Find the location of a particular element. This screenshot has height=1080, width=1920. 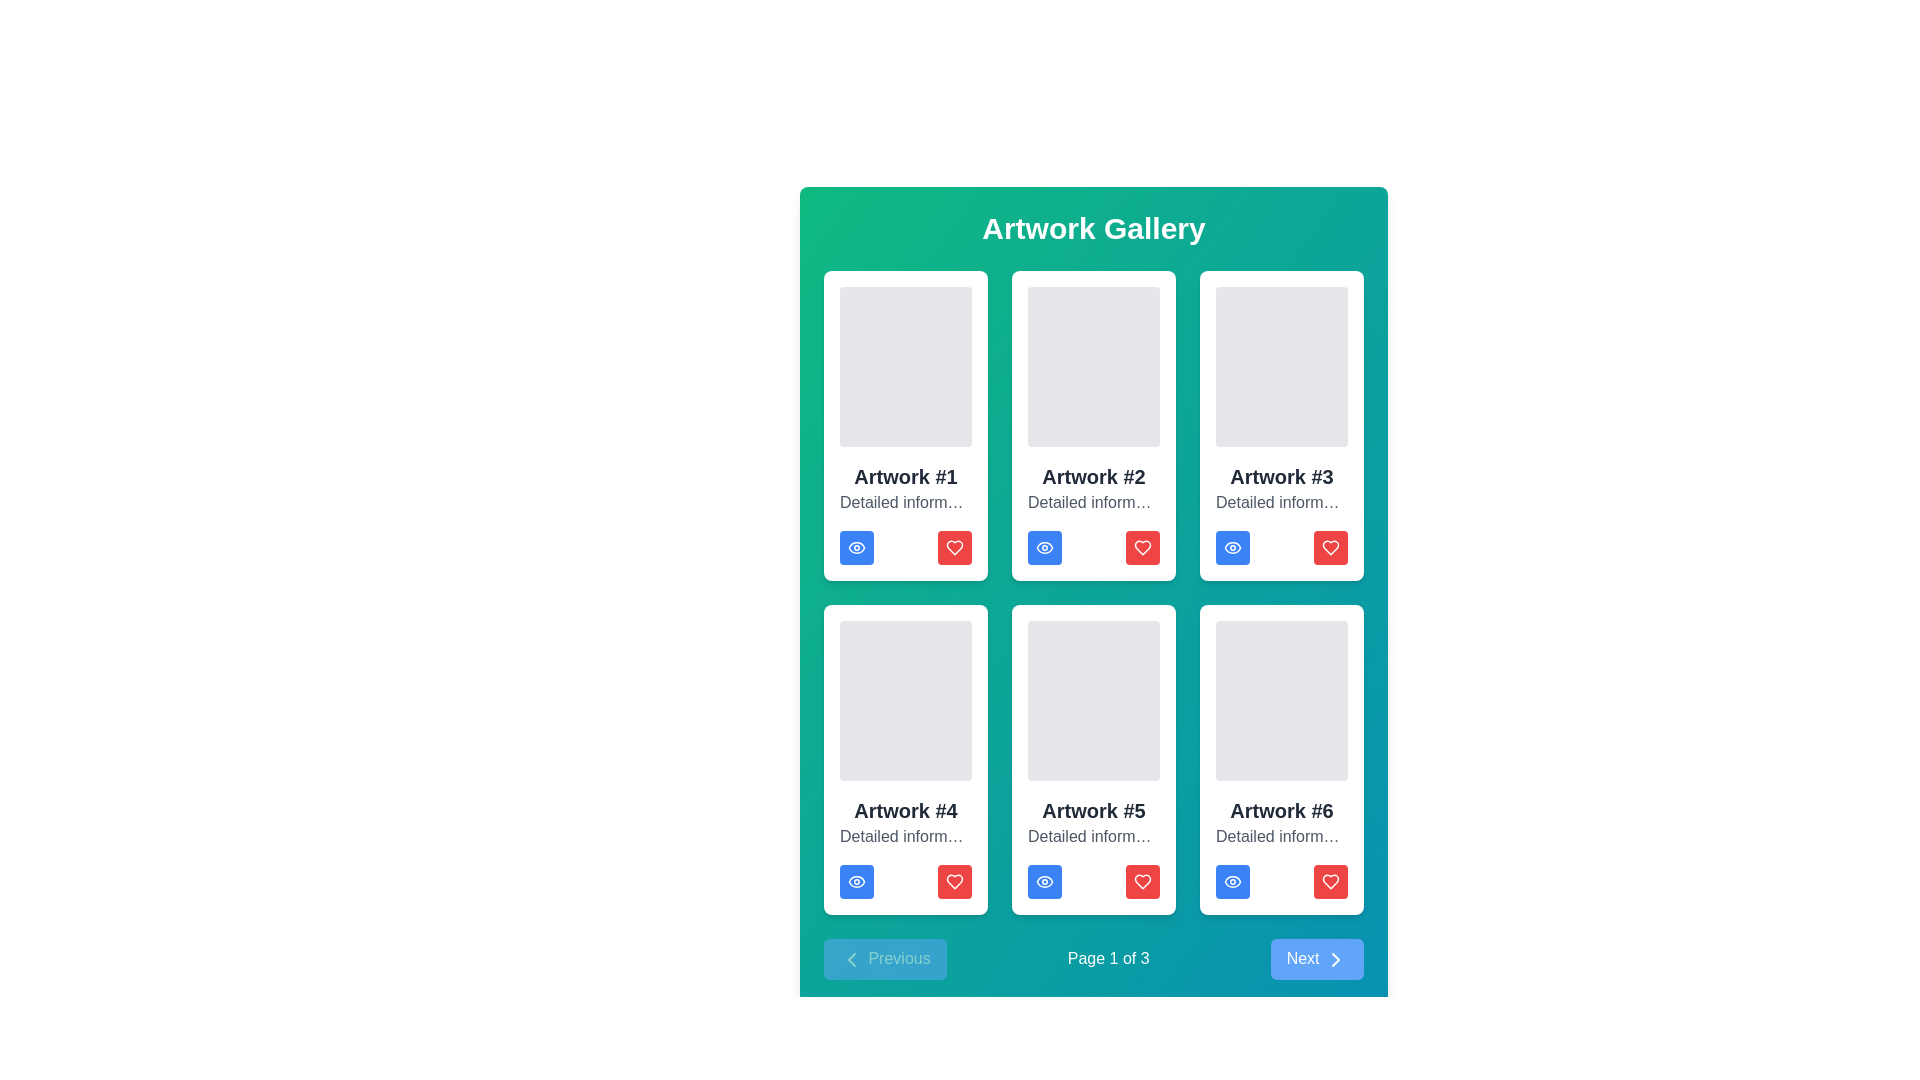

the pagination icon located at the far right side of the blue 'Next' button, which indicates the action of moving to the next page in the gallery is located at coordinates (1335, 958).